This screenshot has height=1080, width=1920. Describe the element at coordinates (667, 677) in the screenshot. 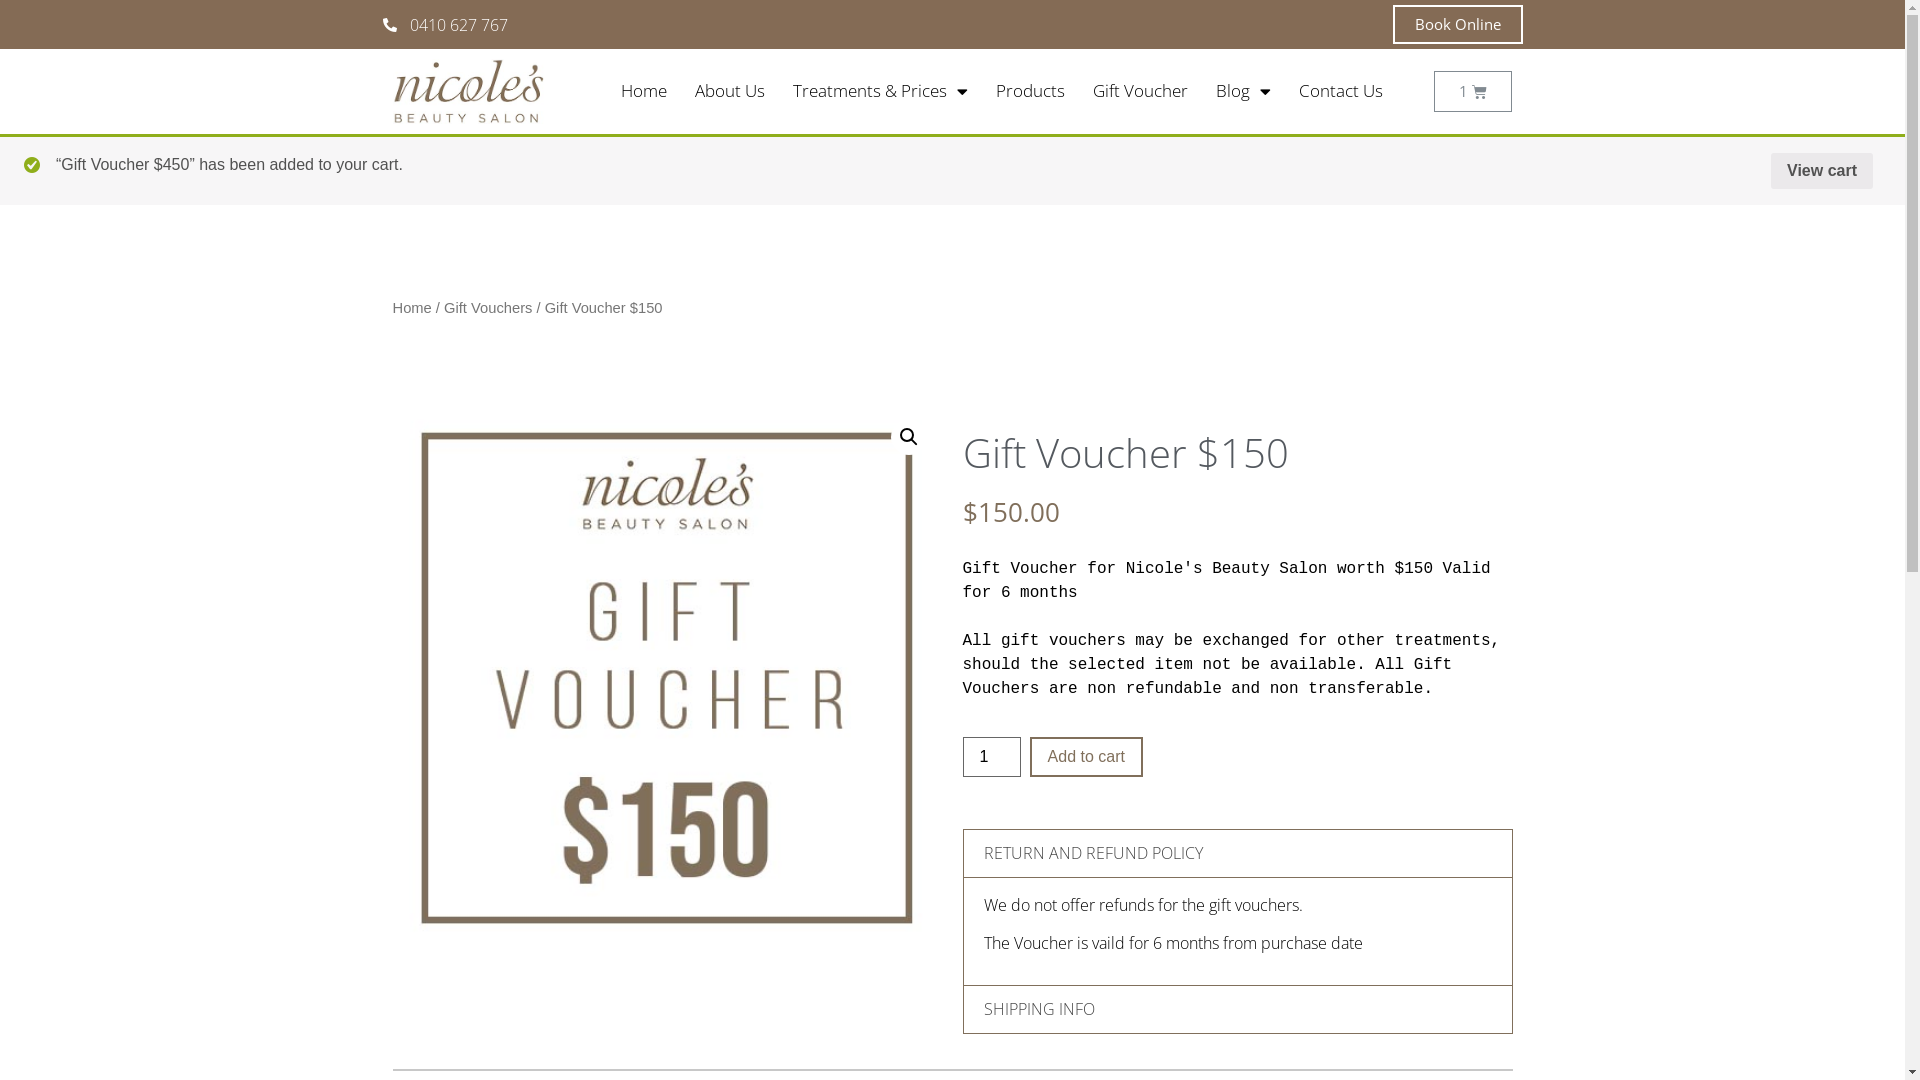

I see `'giftvoucher-150'` at that location.